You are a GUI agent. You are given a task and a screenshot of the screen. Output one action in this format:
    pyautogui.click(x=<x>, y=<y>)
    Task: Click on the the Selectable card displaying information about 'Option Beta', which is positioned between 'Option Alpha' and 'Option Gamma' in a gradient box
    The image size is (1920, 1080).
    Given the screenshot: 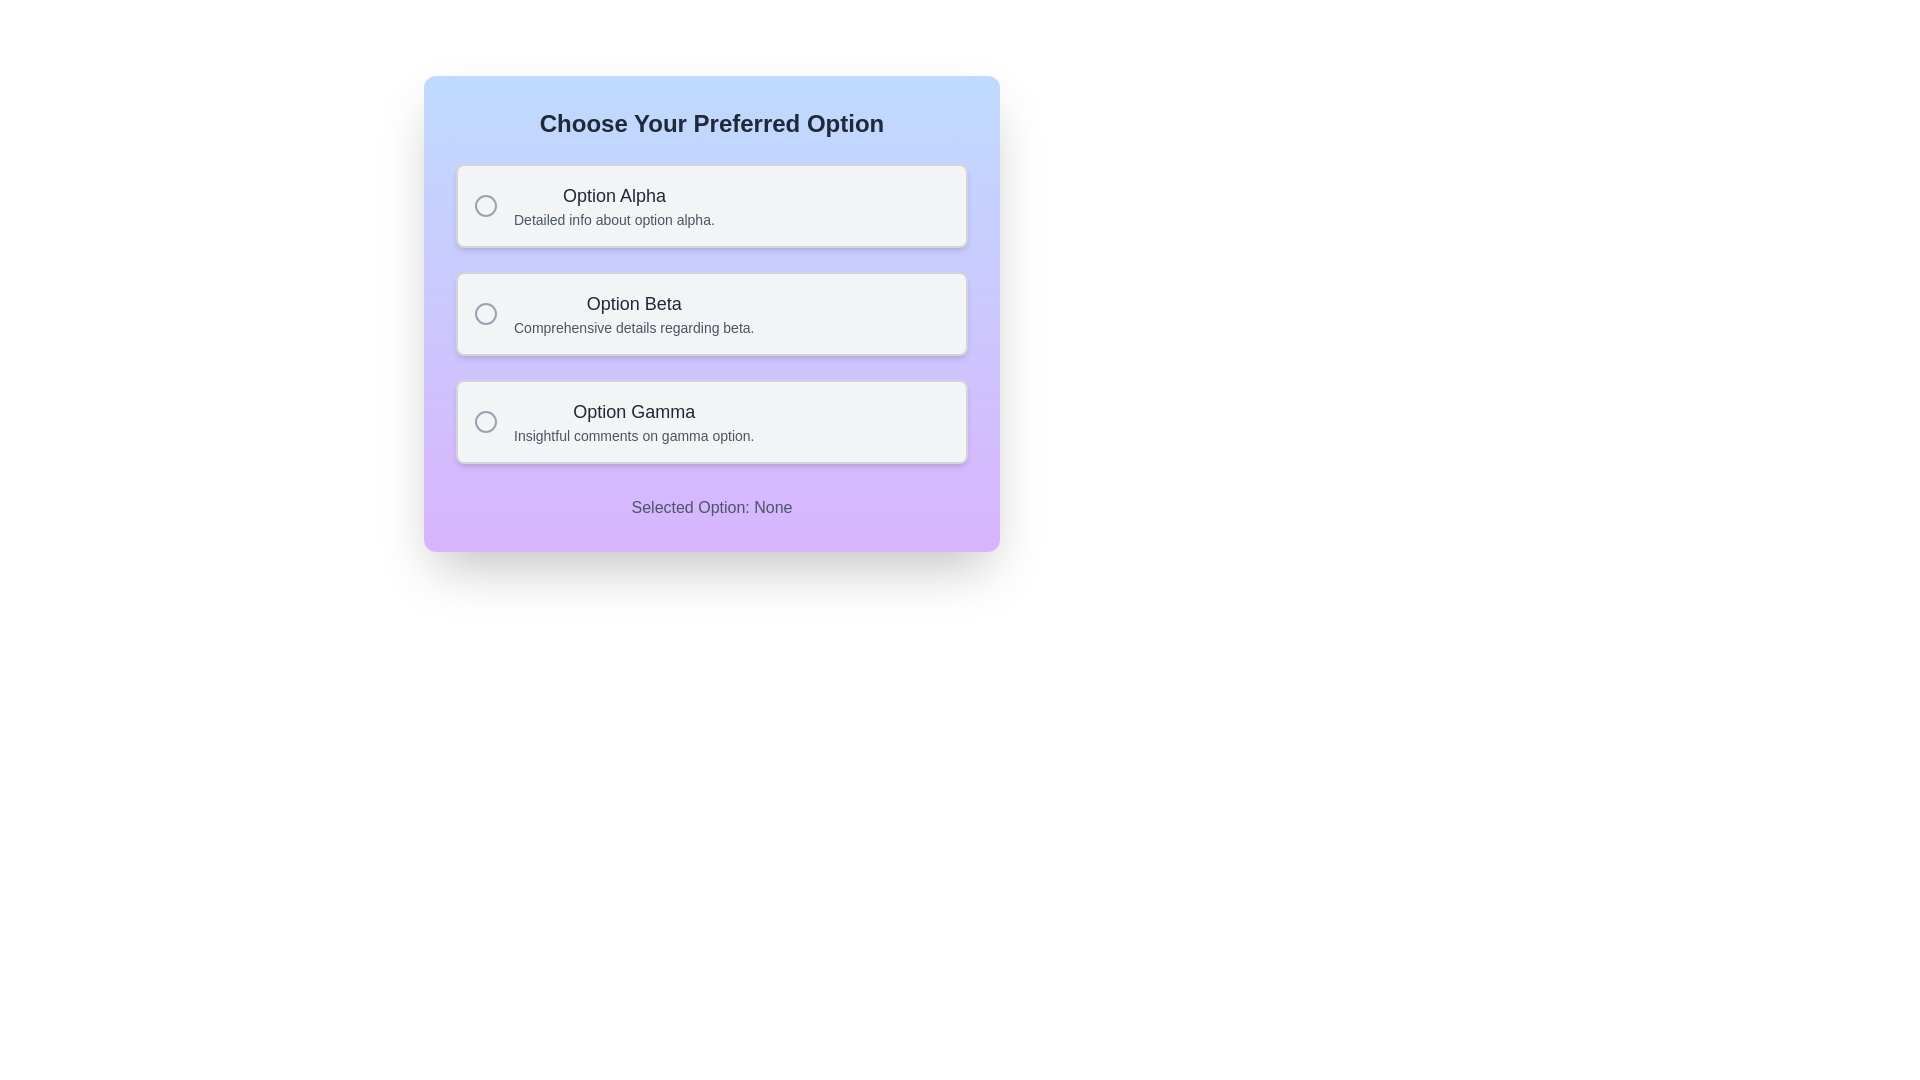 What is the action you would take?
    pyautogui.click(x=711, y=313)
    